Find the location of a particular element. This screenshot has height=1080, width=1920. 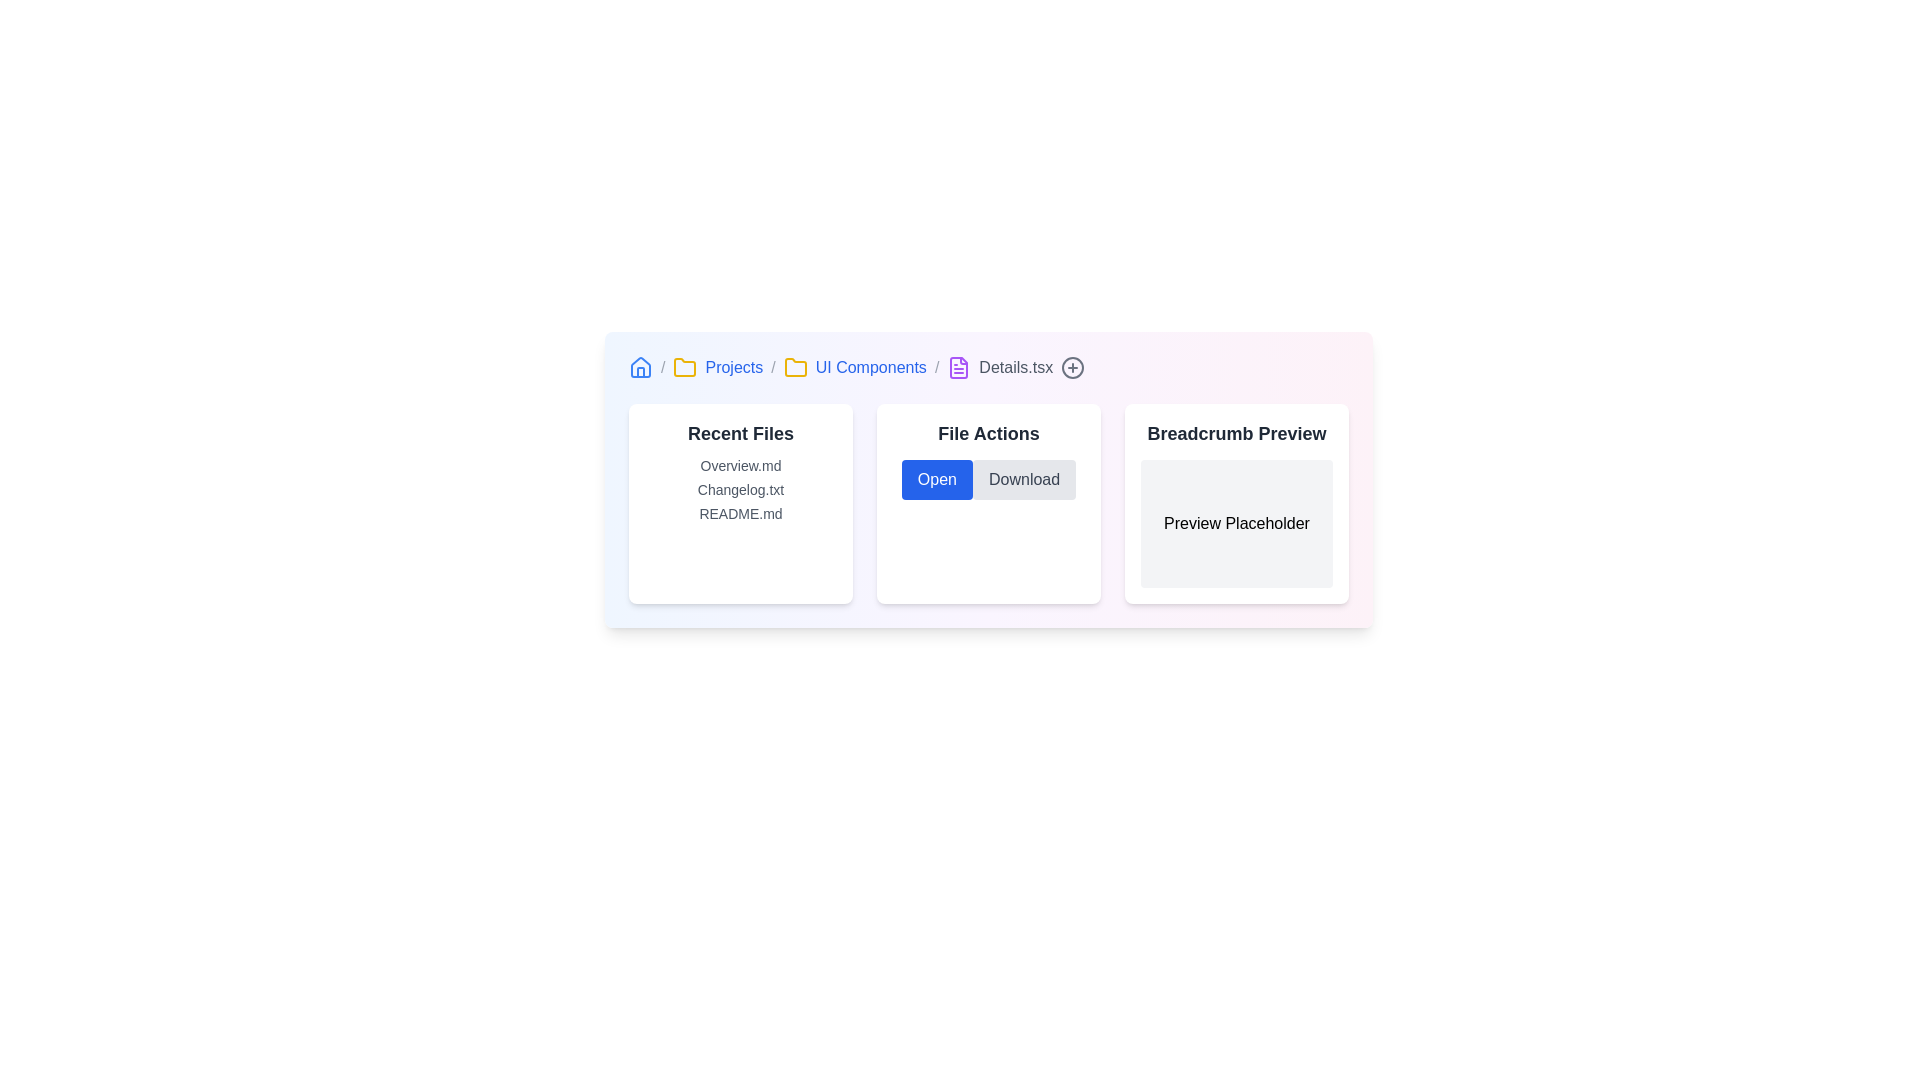

the gray forward slash ('/') character in the breadcrumb navigation bar that separates 'Projects' and 'UI Components' is located at coordinates (772, 367).